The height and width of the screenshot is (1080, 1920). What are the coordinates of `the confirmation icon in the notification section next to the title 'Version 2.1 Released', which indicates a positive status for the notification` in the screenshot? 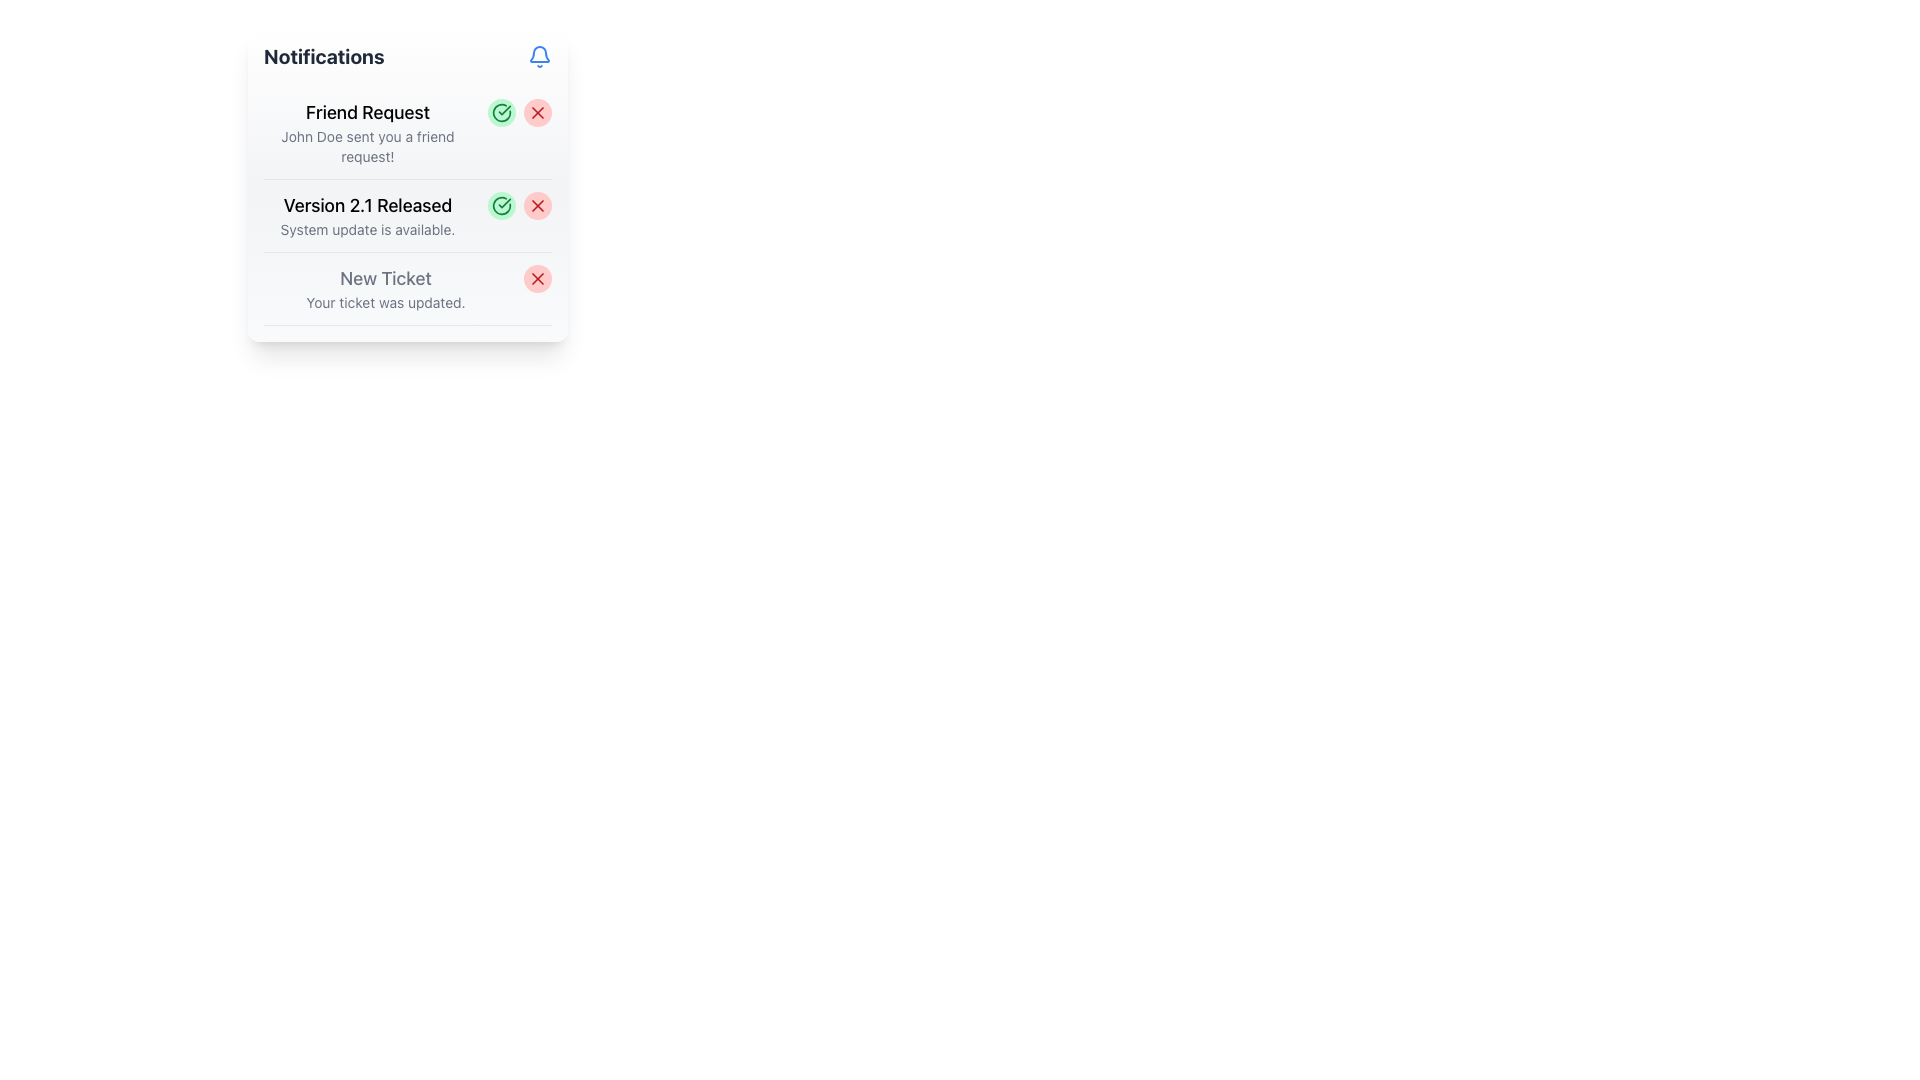 It's located at (502, 205).